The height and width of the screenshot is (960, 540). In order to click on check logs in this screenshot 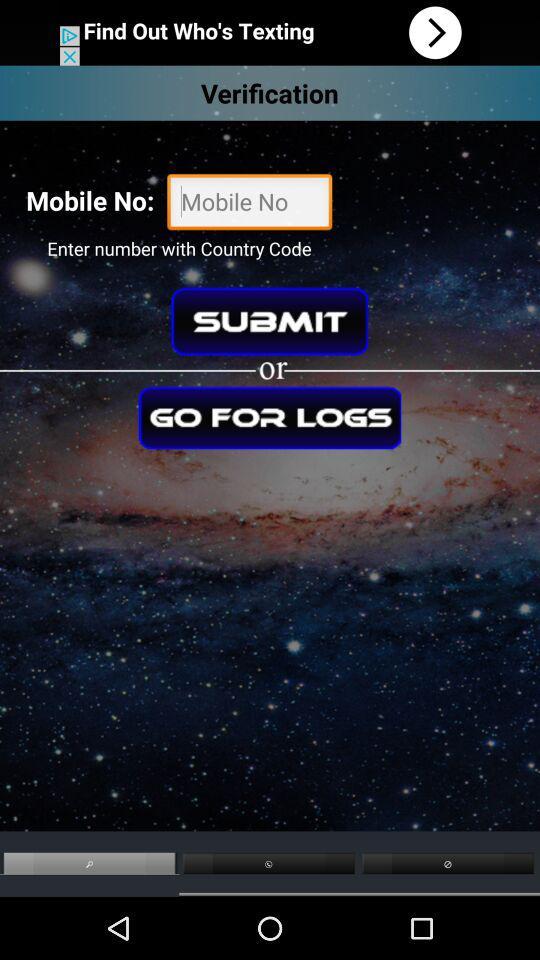, I will do `click(270, 416)`.